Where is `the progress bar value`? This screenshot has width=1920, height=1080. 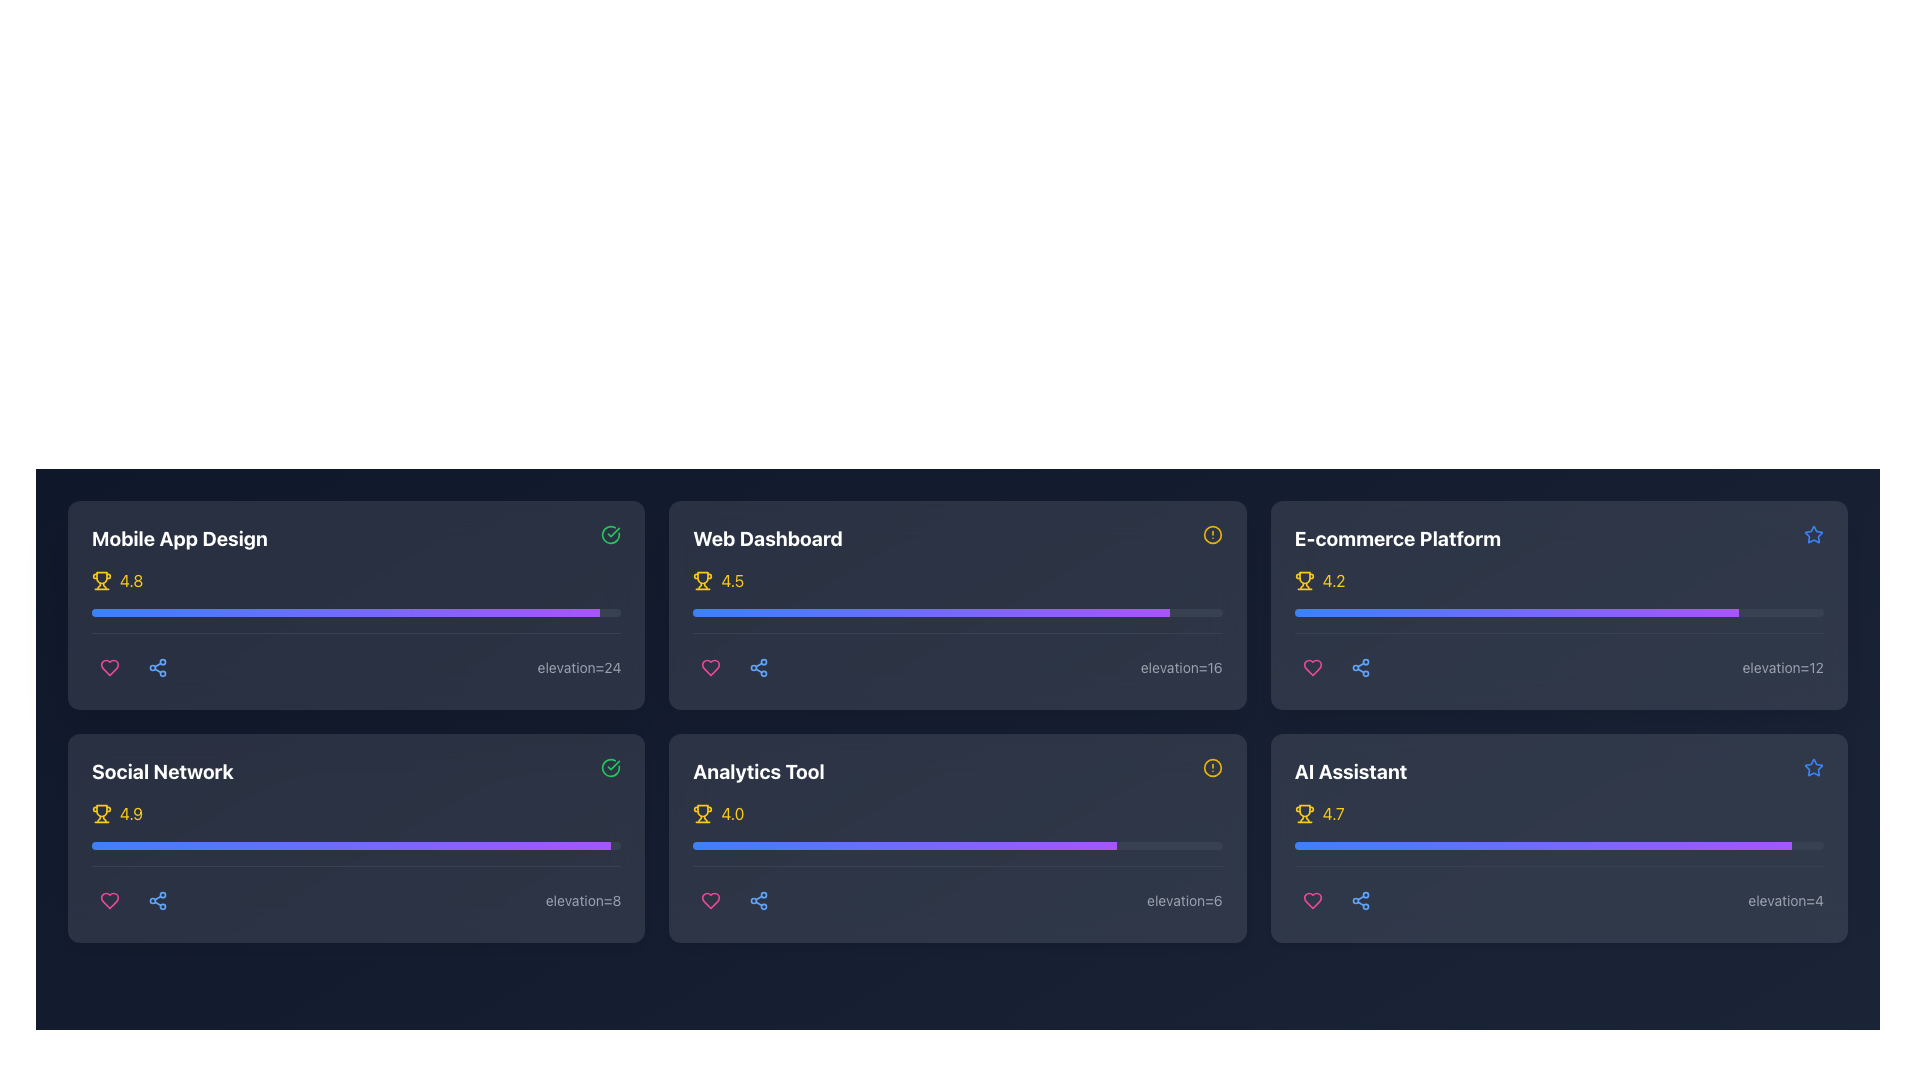 the progress bar value is located at coordinates (1596, 612).